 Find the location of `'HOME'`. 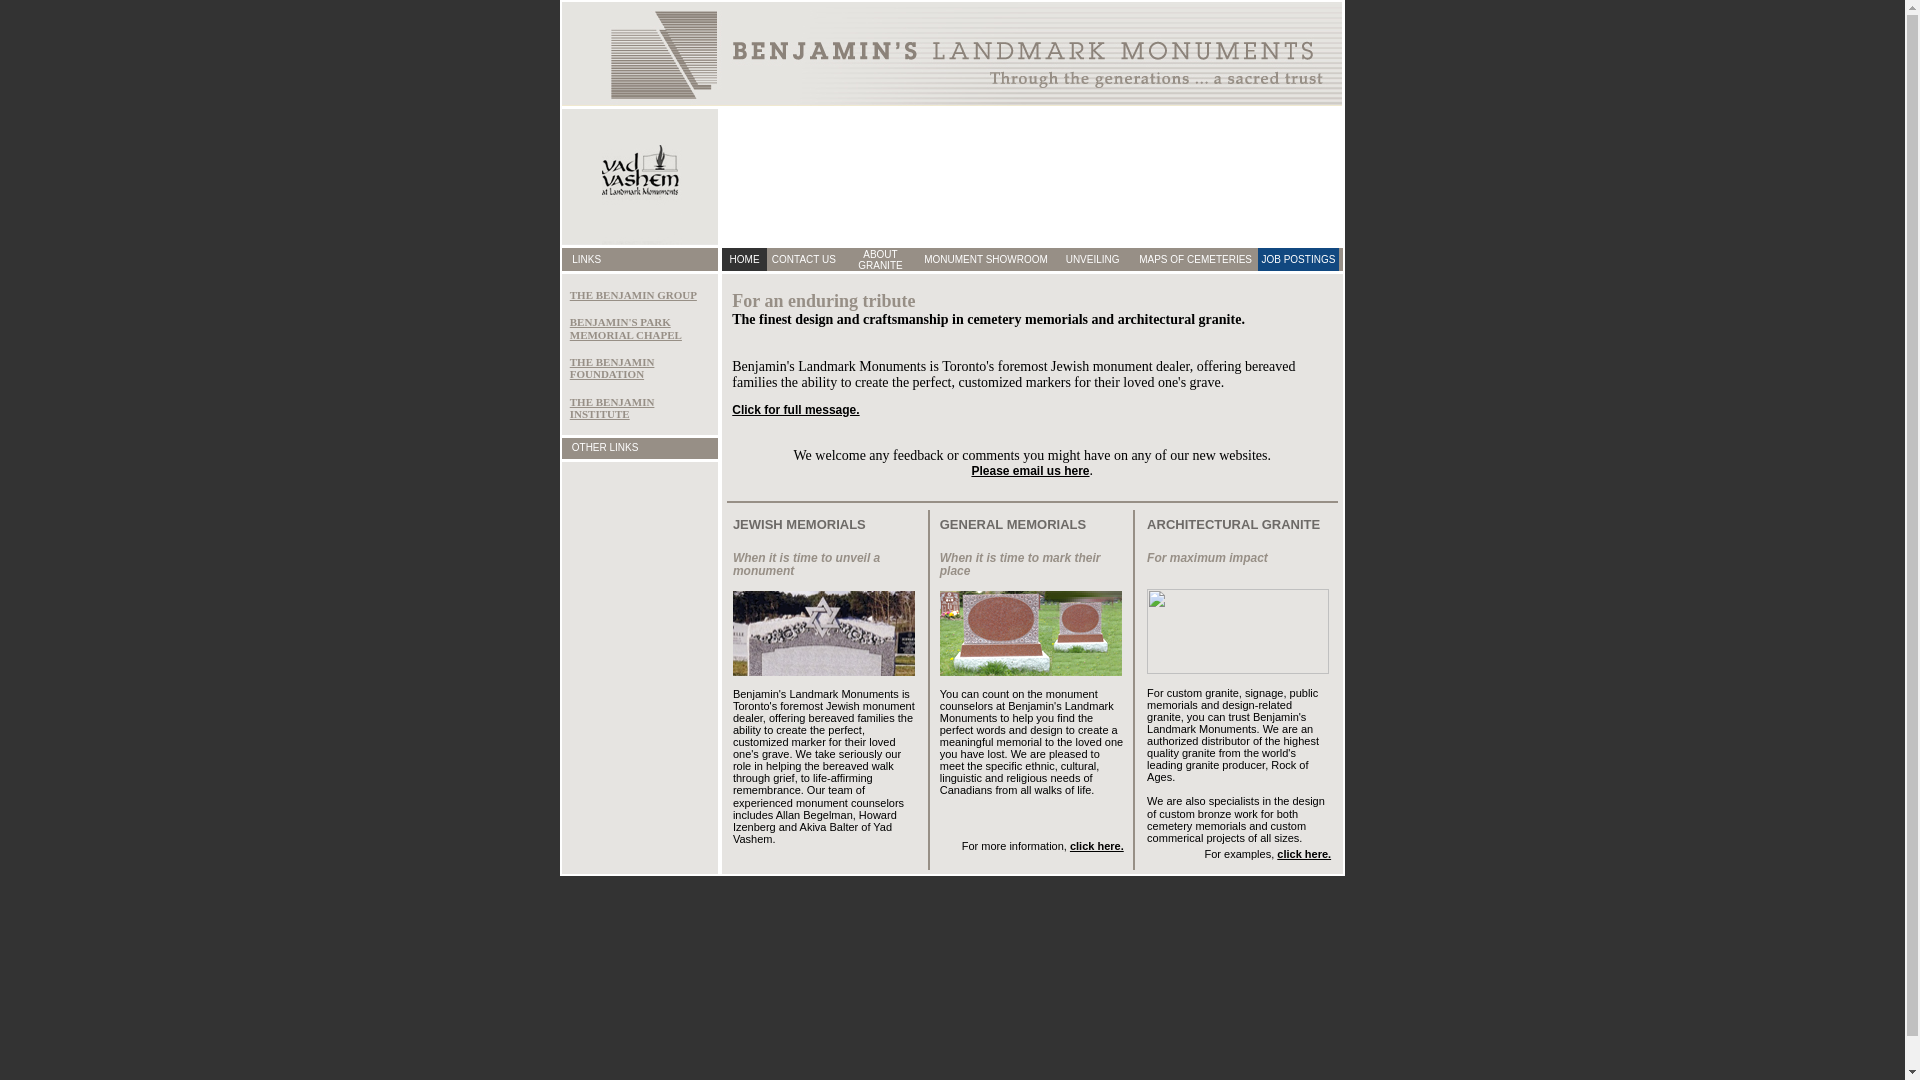

'HOME' is located at coordinates (743, 258).